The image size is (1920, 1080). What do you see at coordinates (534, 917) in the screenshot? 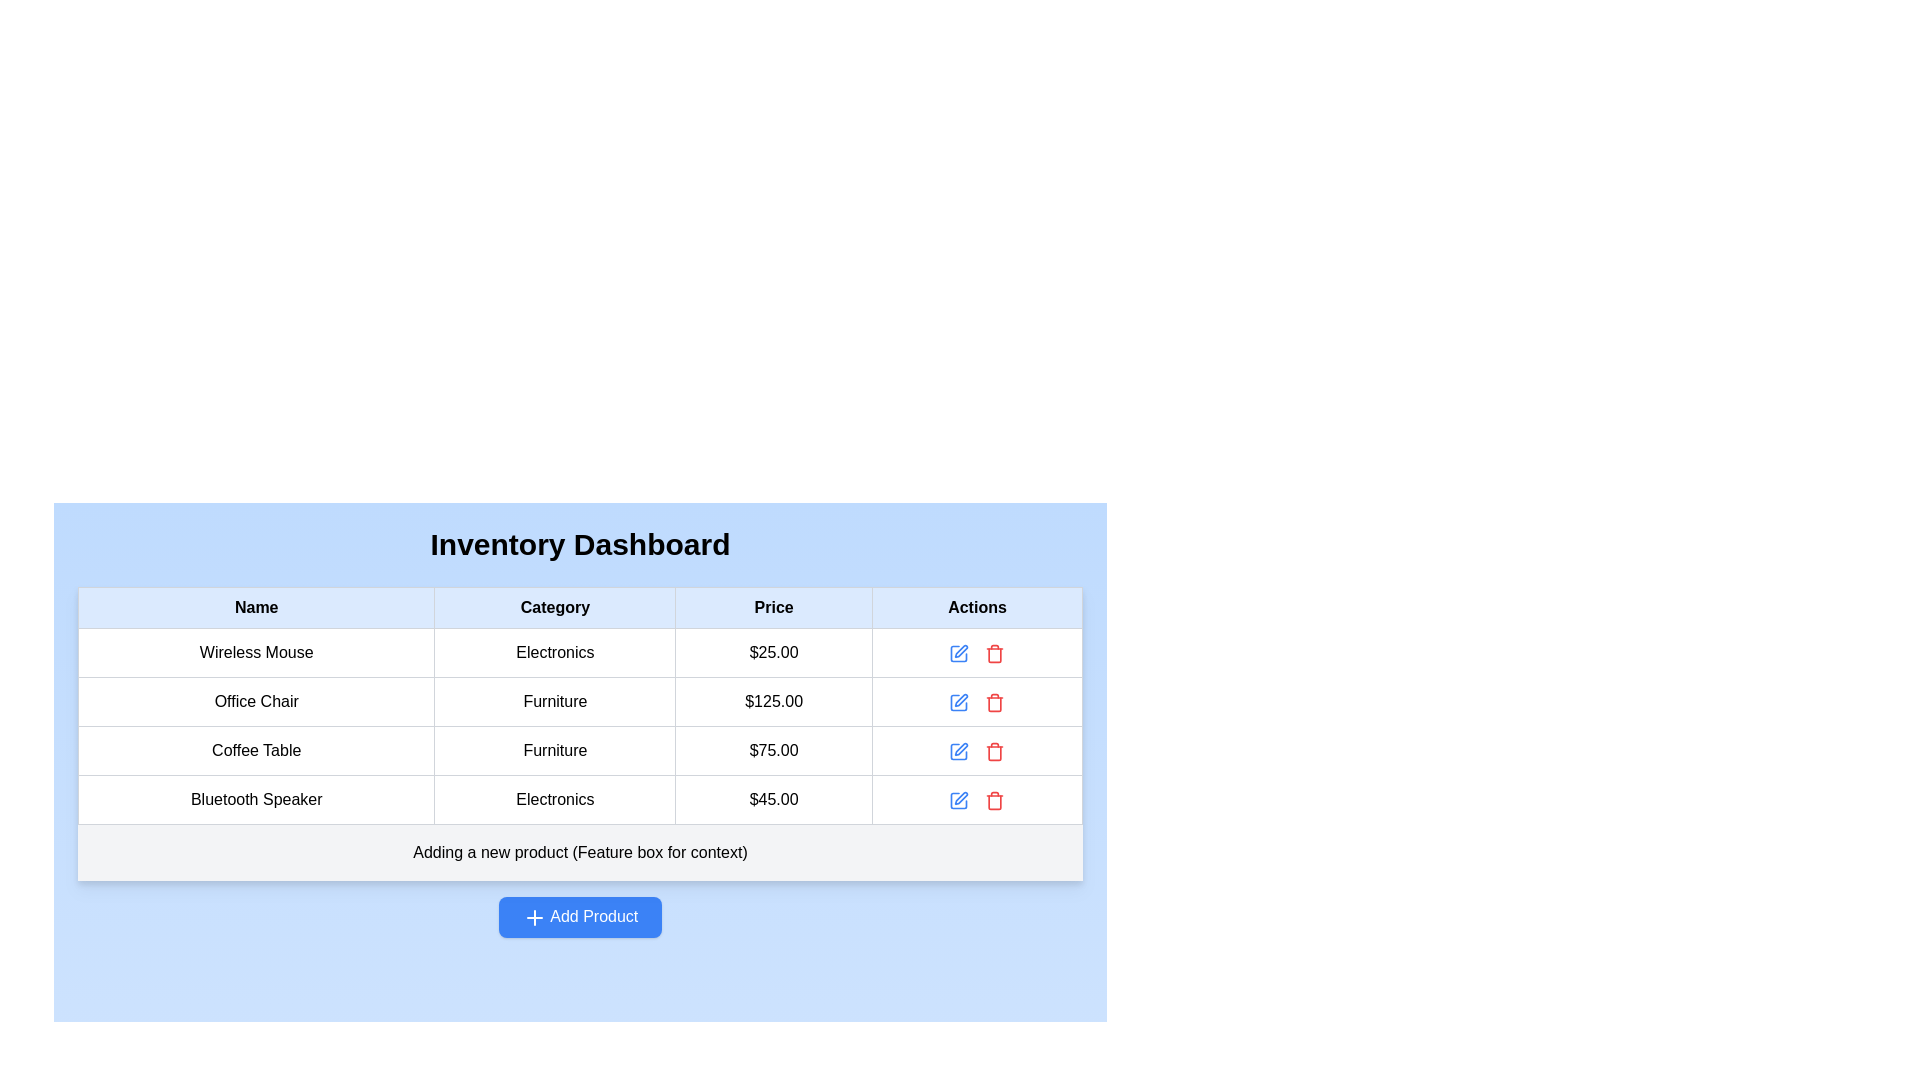
I see `the plus icon located within the 'Add Product' button, which features a blue background and white text` at bounding box center [534, 917].